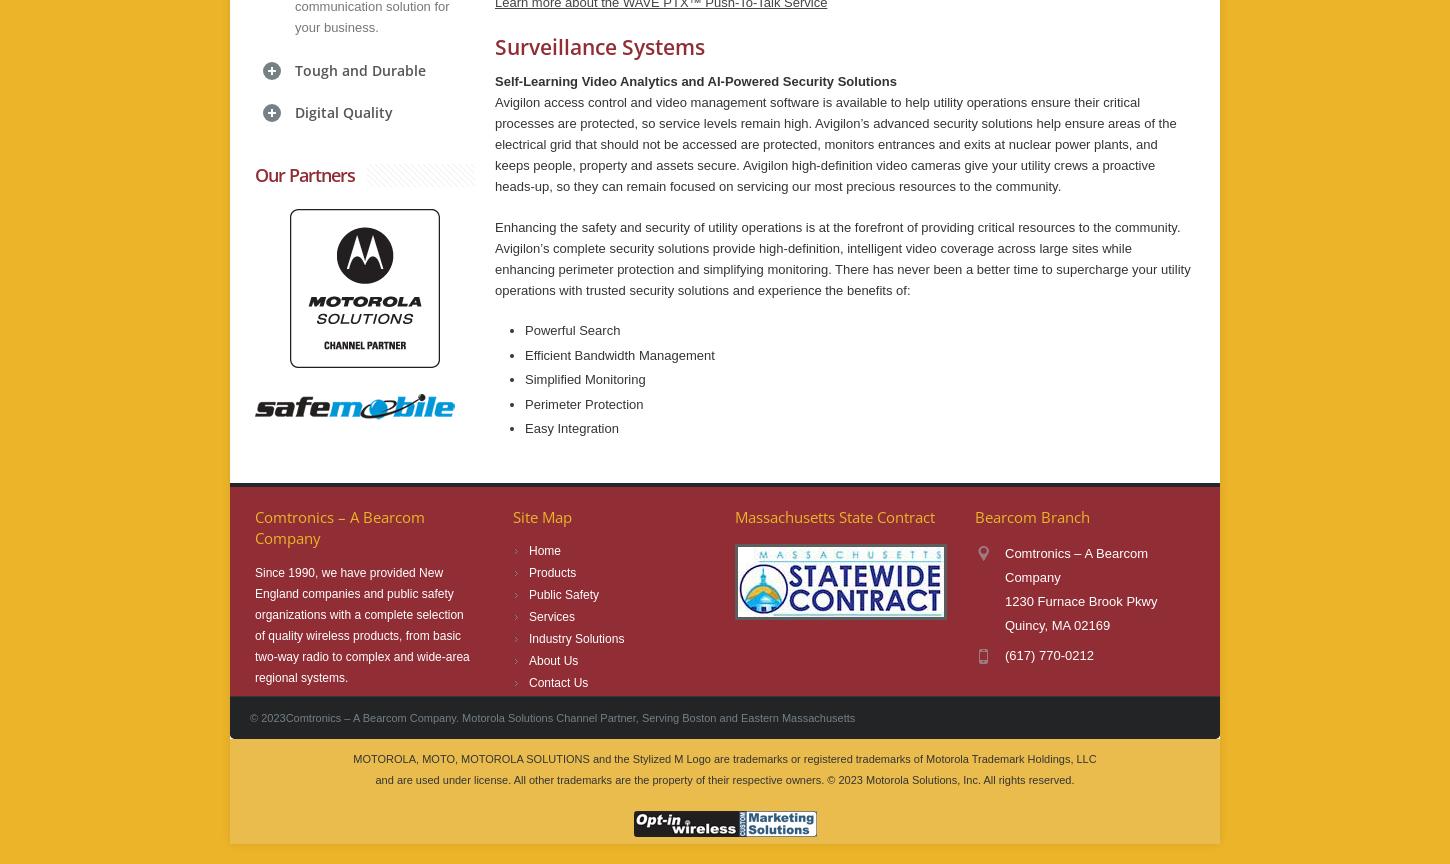 This screenshot has width=1450, height=864. What do you see at coordinates (564, 593) in the screenshot?
I see `'Public Safety'` at bounding box center [564, 593].